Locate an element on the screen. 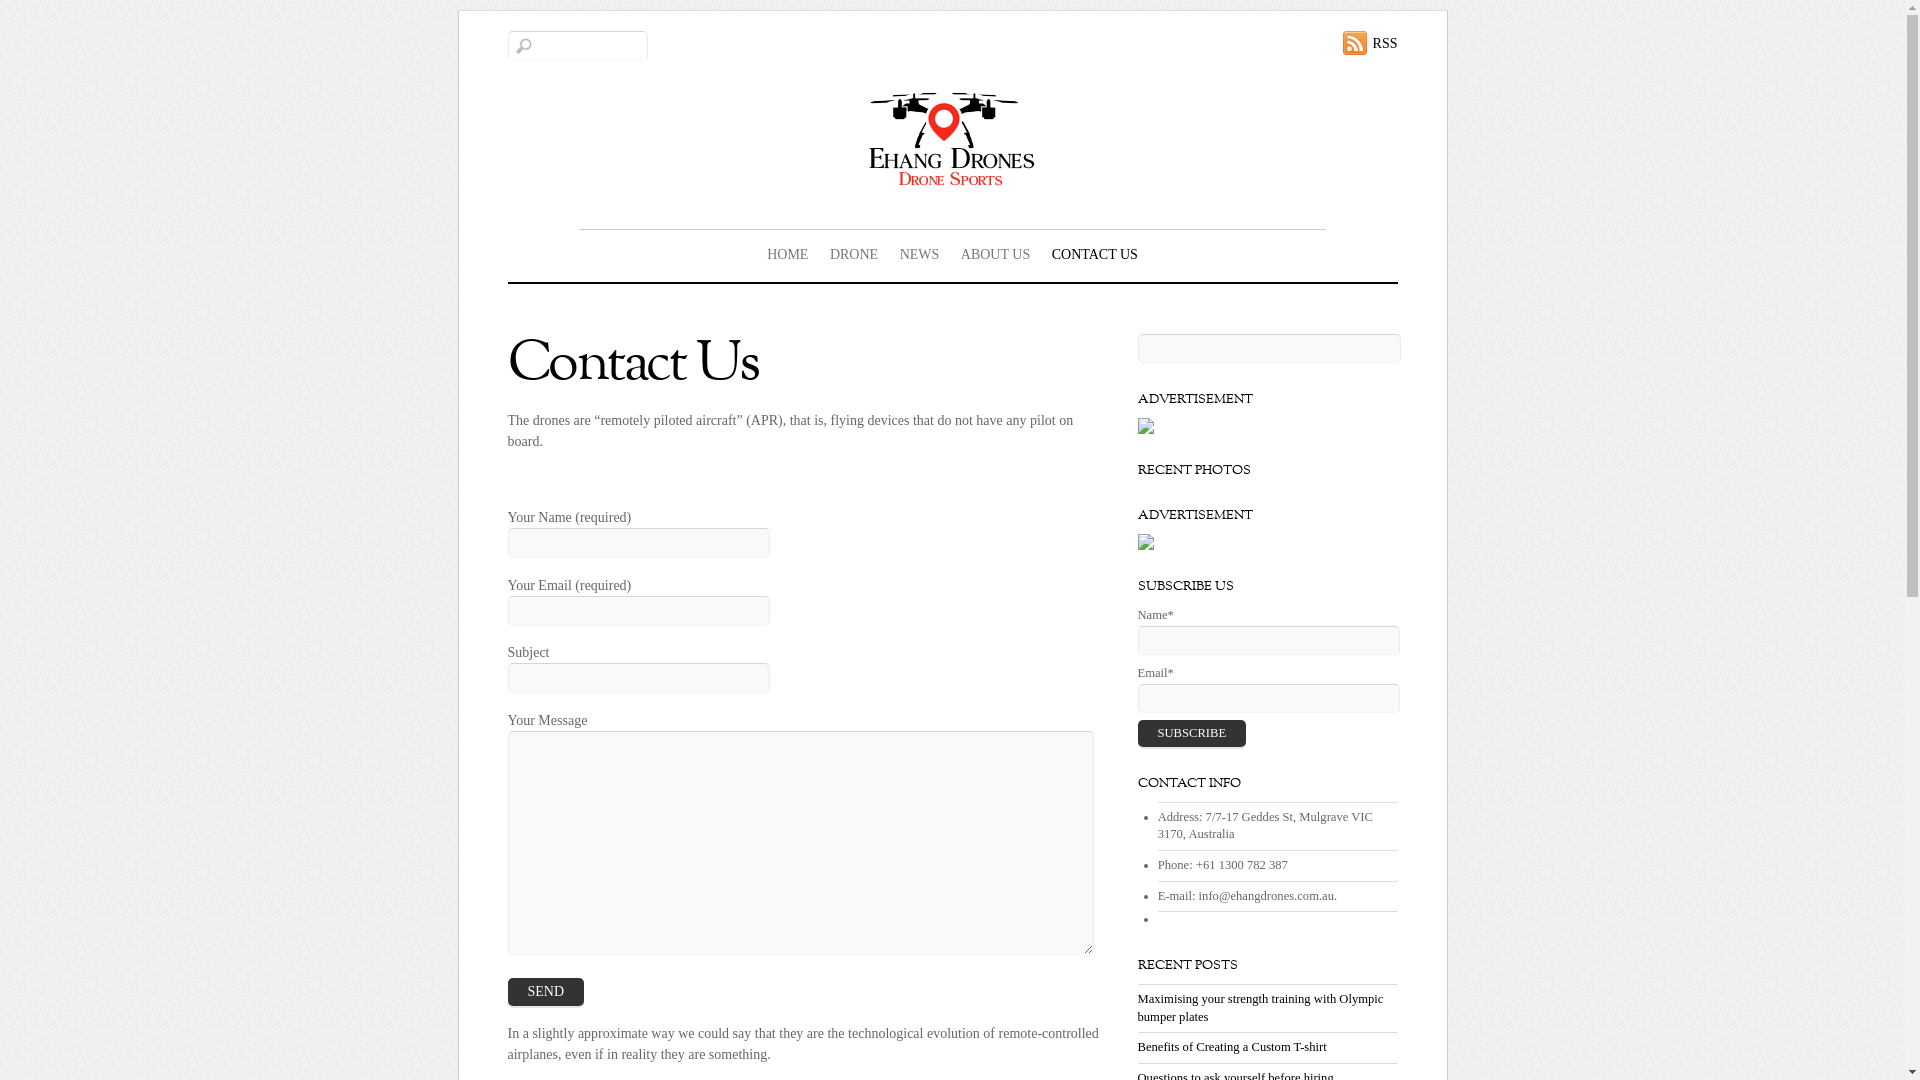 The width and height of the screenshot is (1920, 1080). 'Maximising your strength training with Olympic bumper plates' is located at coordinates (1260, 1007).